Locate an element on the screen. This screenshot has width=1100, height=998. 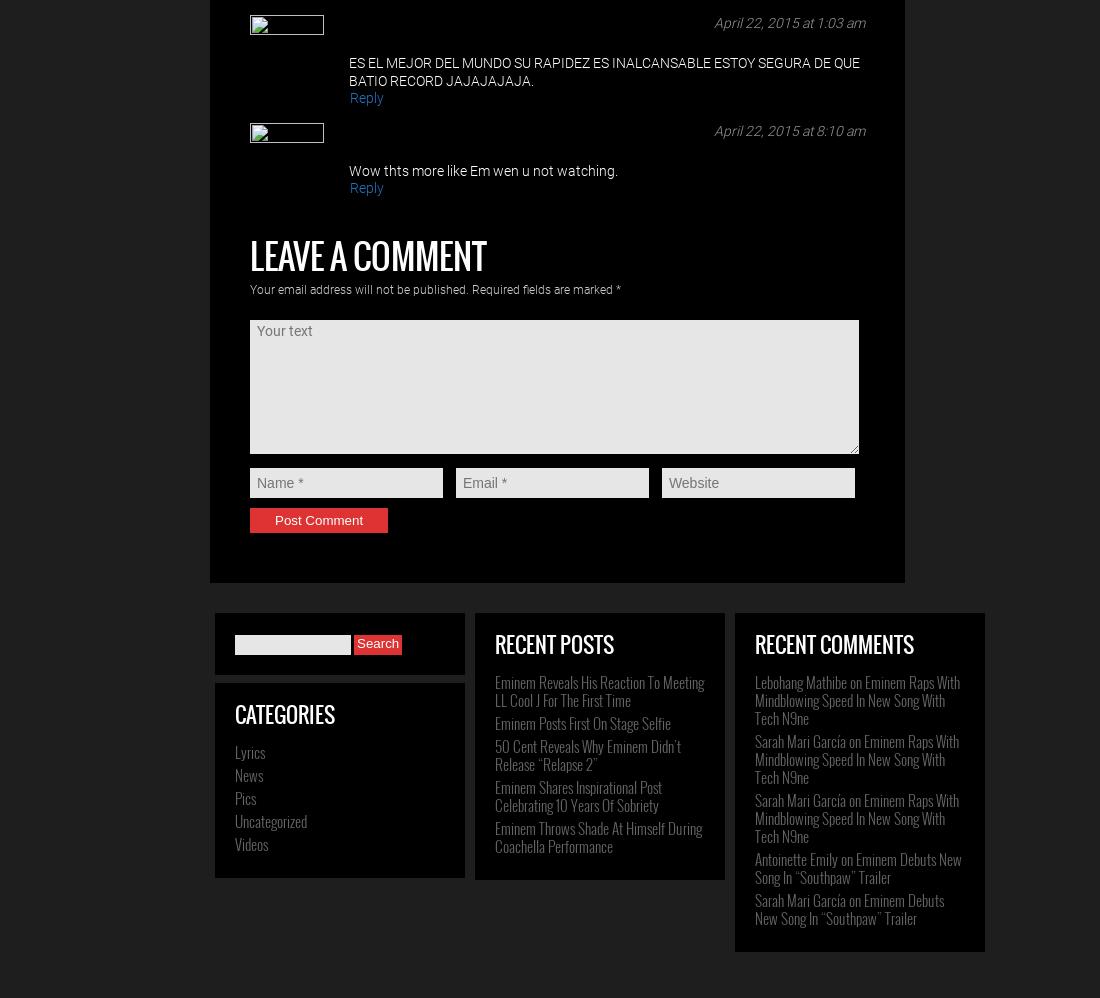
'*' is located at coordinates (617, 289).